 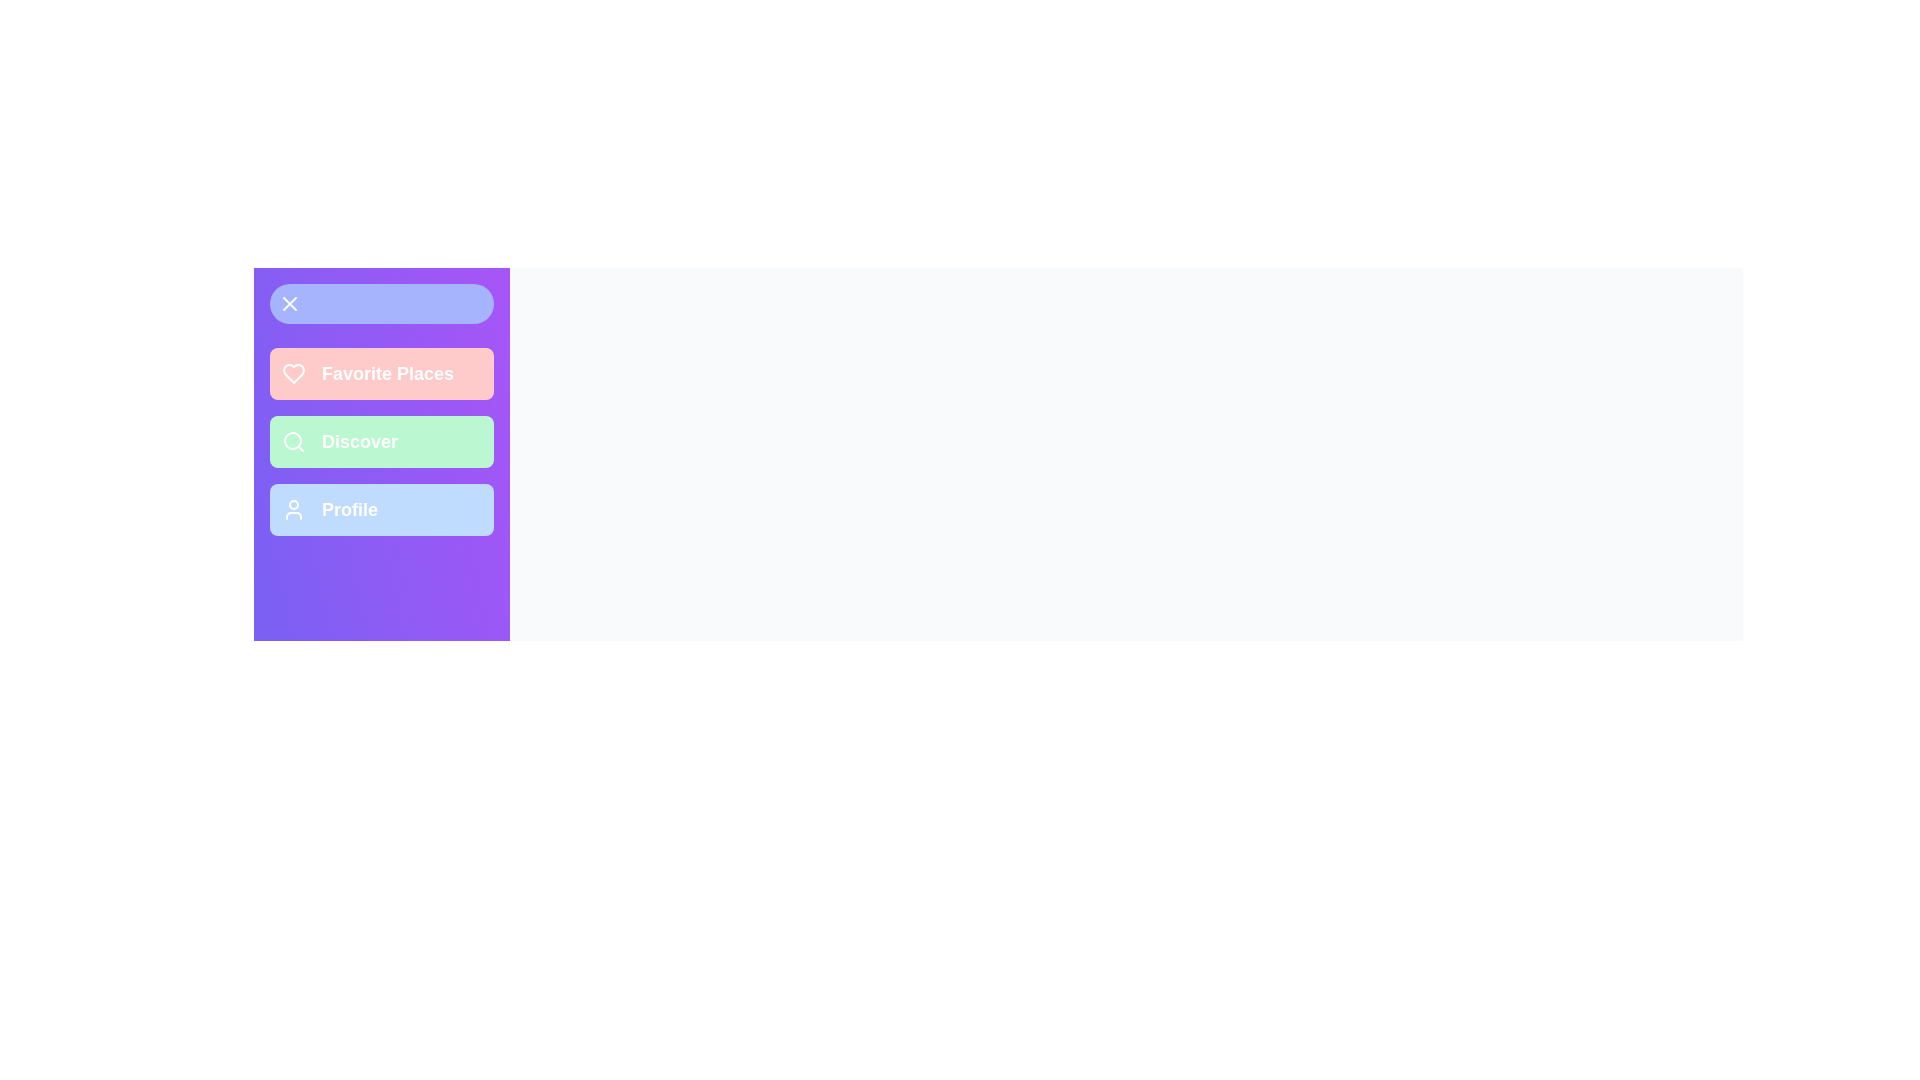 What do you see at coordinates (382, 374) in the screenshot?
I see `the 'Favorite Places' menu item` at bounding box center [382, 374].